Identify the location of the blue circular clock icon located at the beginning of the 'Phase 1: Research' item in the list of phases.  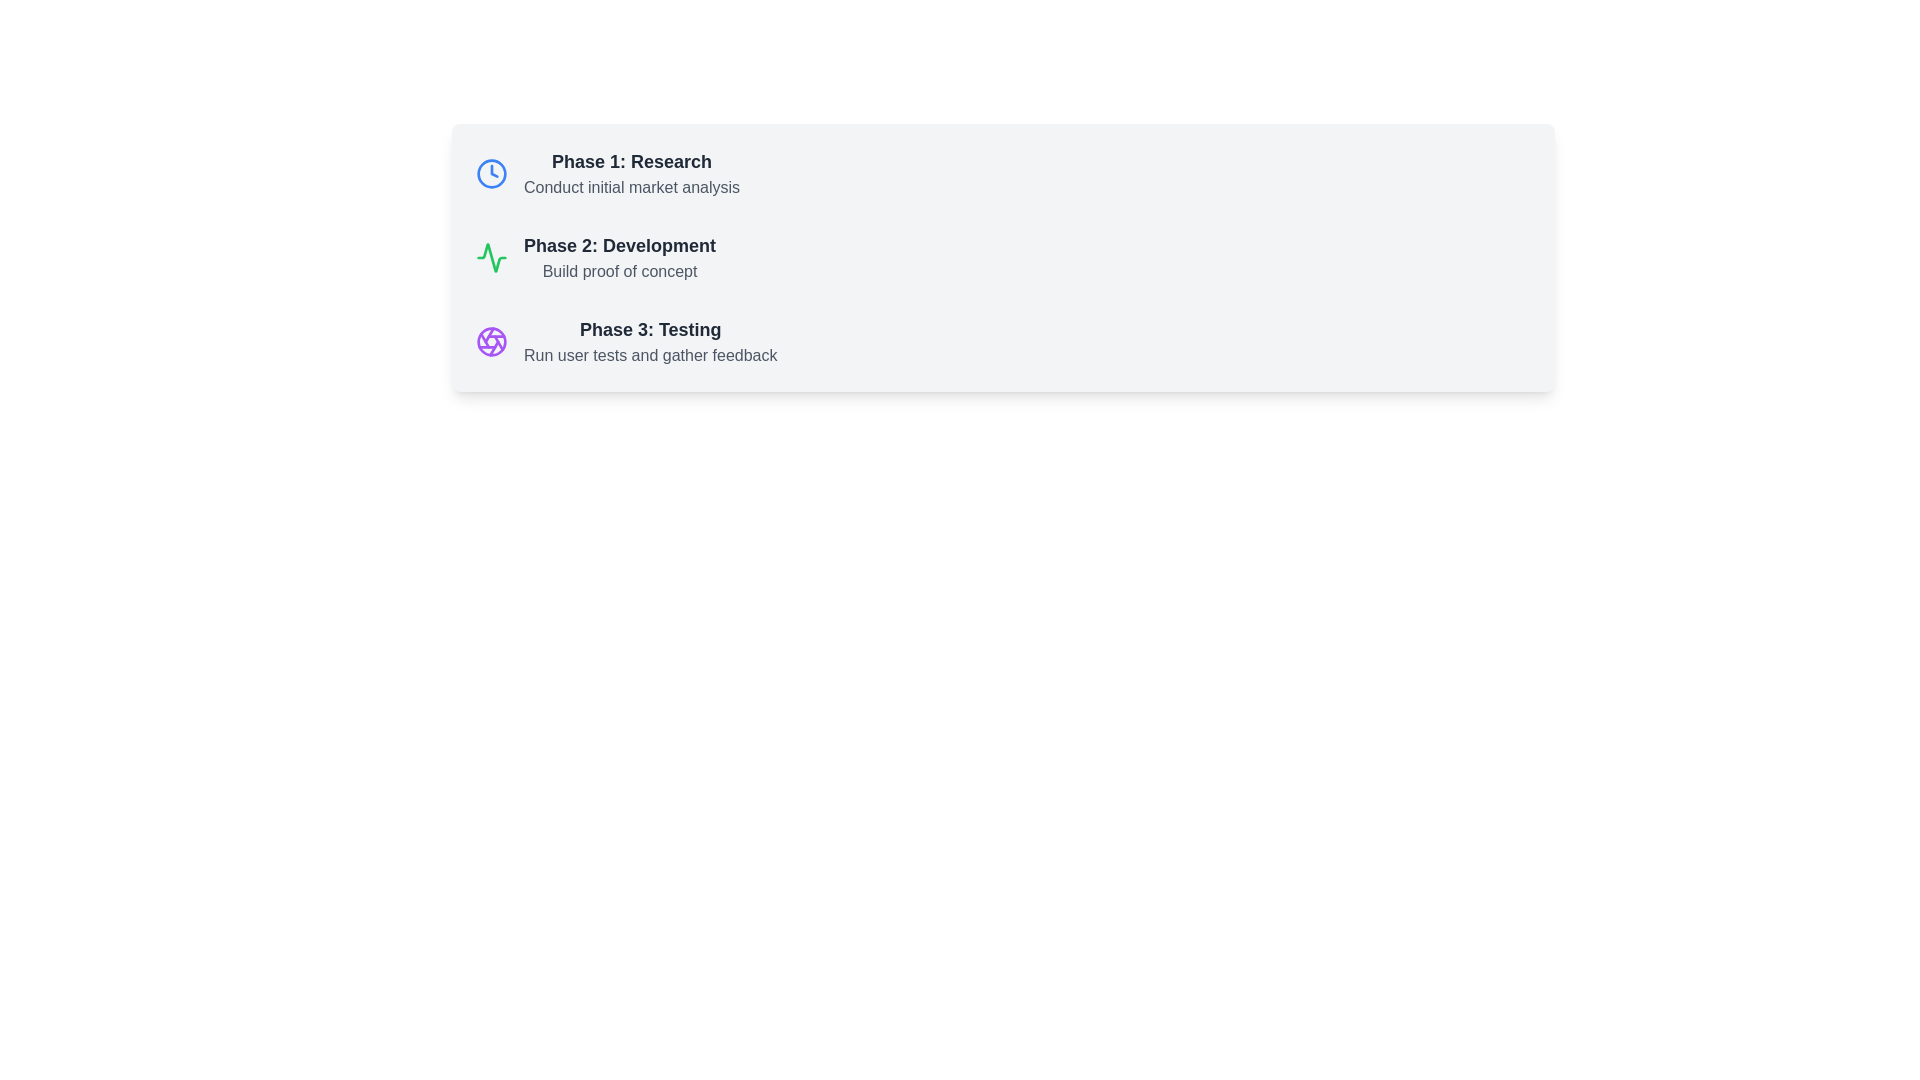
(491, 172).